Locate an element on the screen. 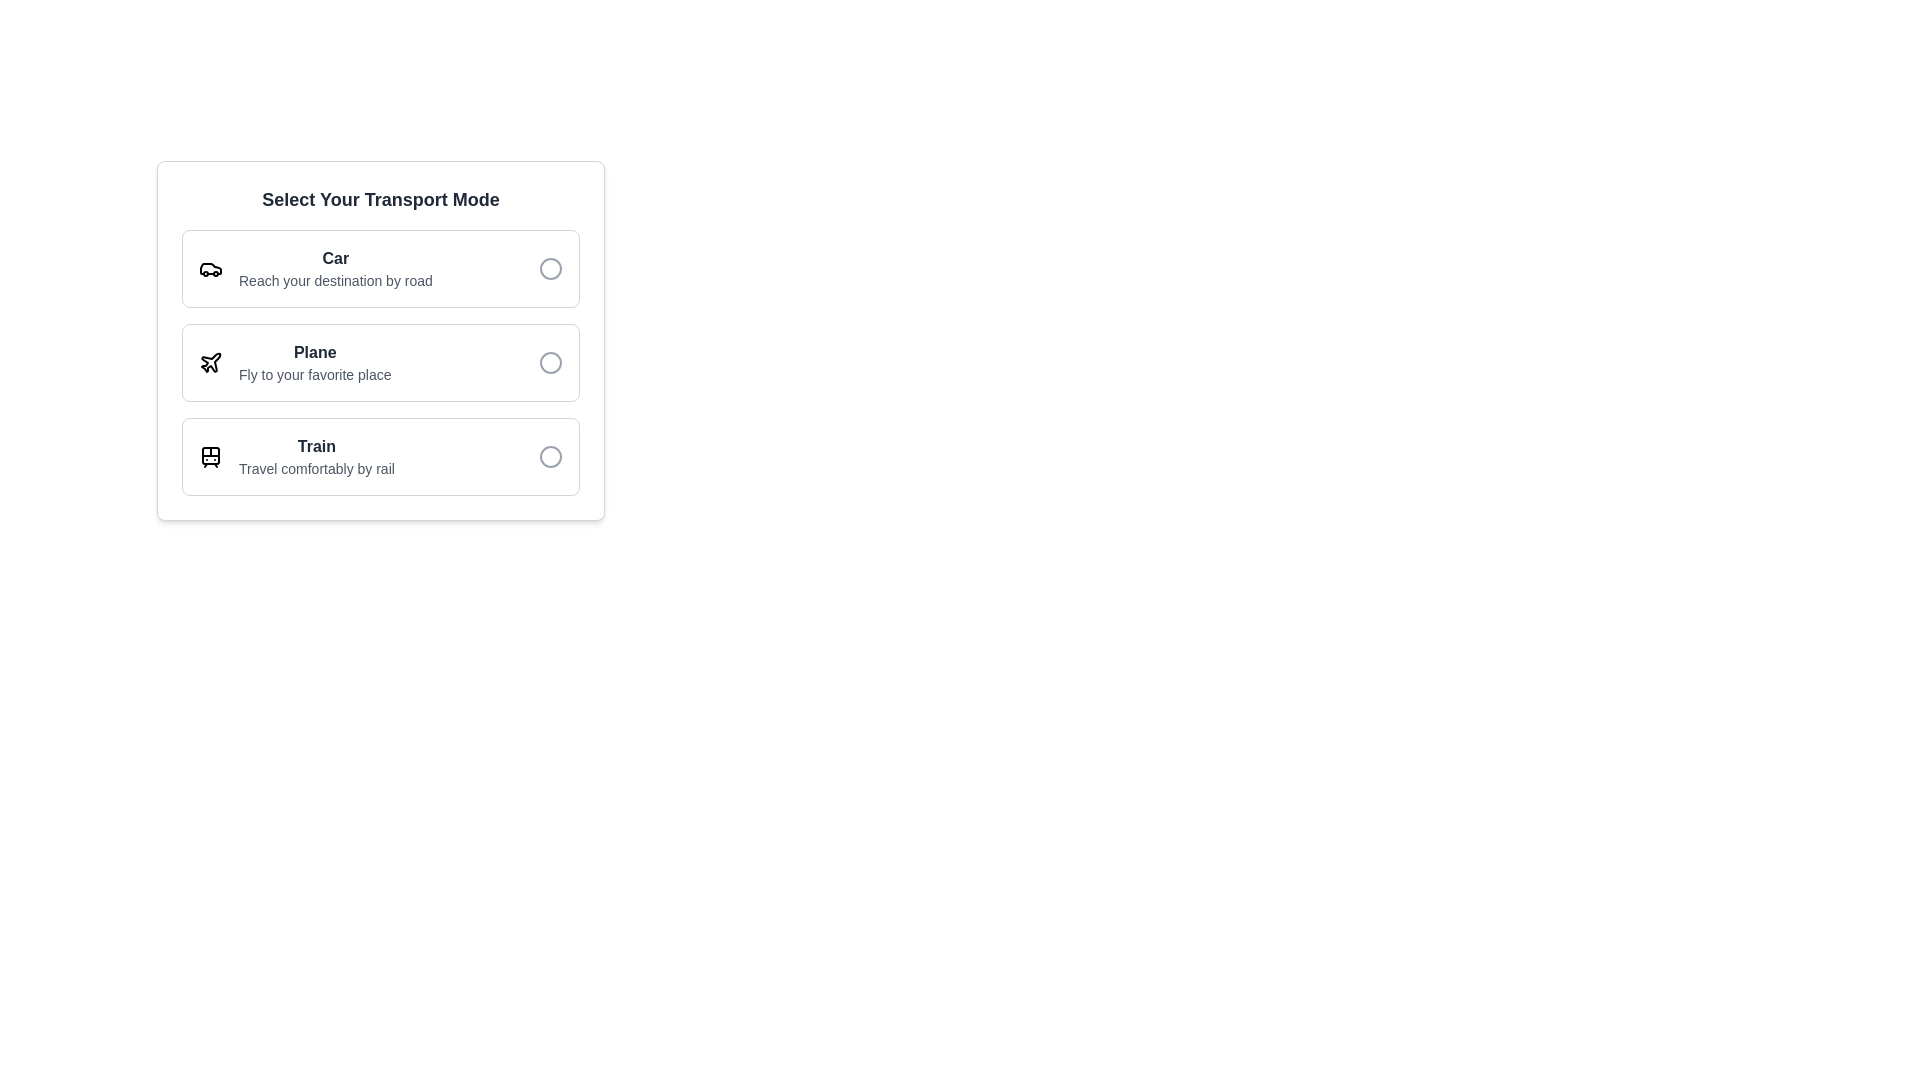 This screenshot has height=1080, width=1920. the Text Block that provides information about the 'Plane' transport option, located in the second row of the vertically stacked list within the 'Select Your Transport Mode' card is located at coordinates (314, 362).